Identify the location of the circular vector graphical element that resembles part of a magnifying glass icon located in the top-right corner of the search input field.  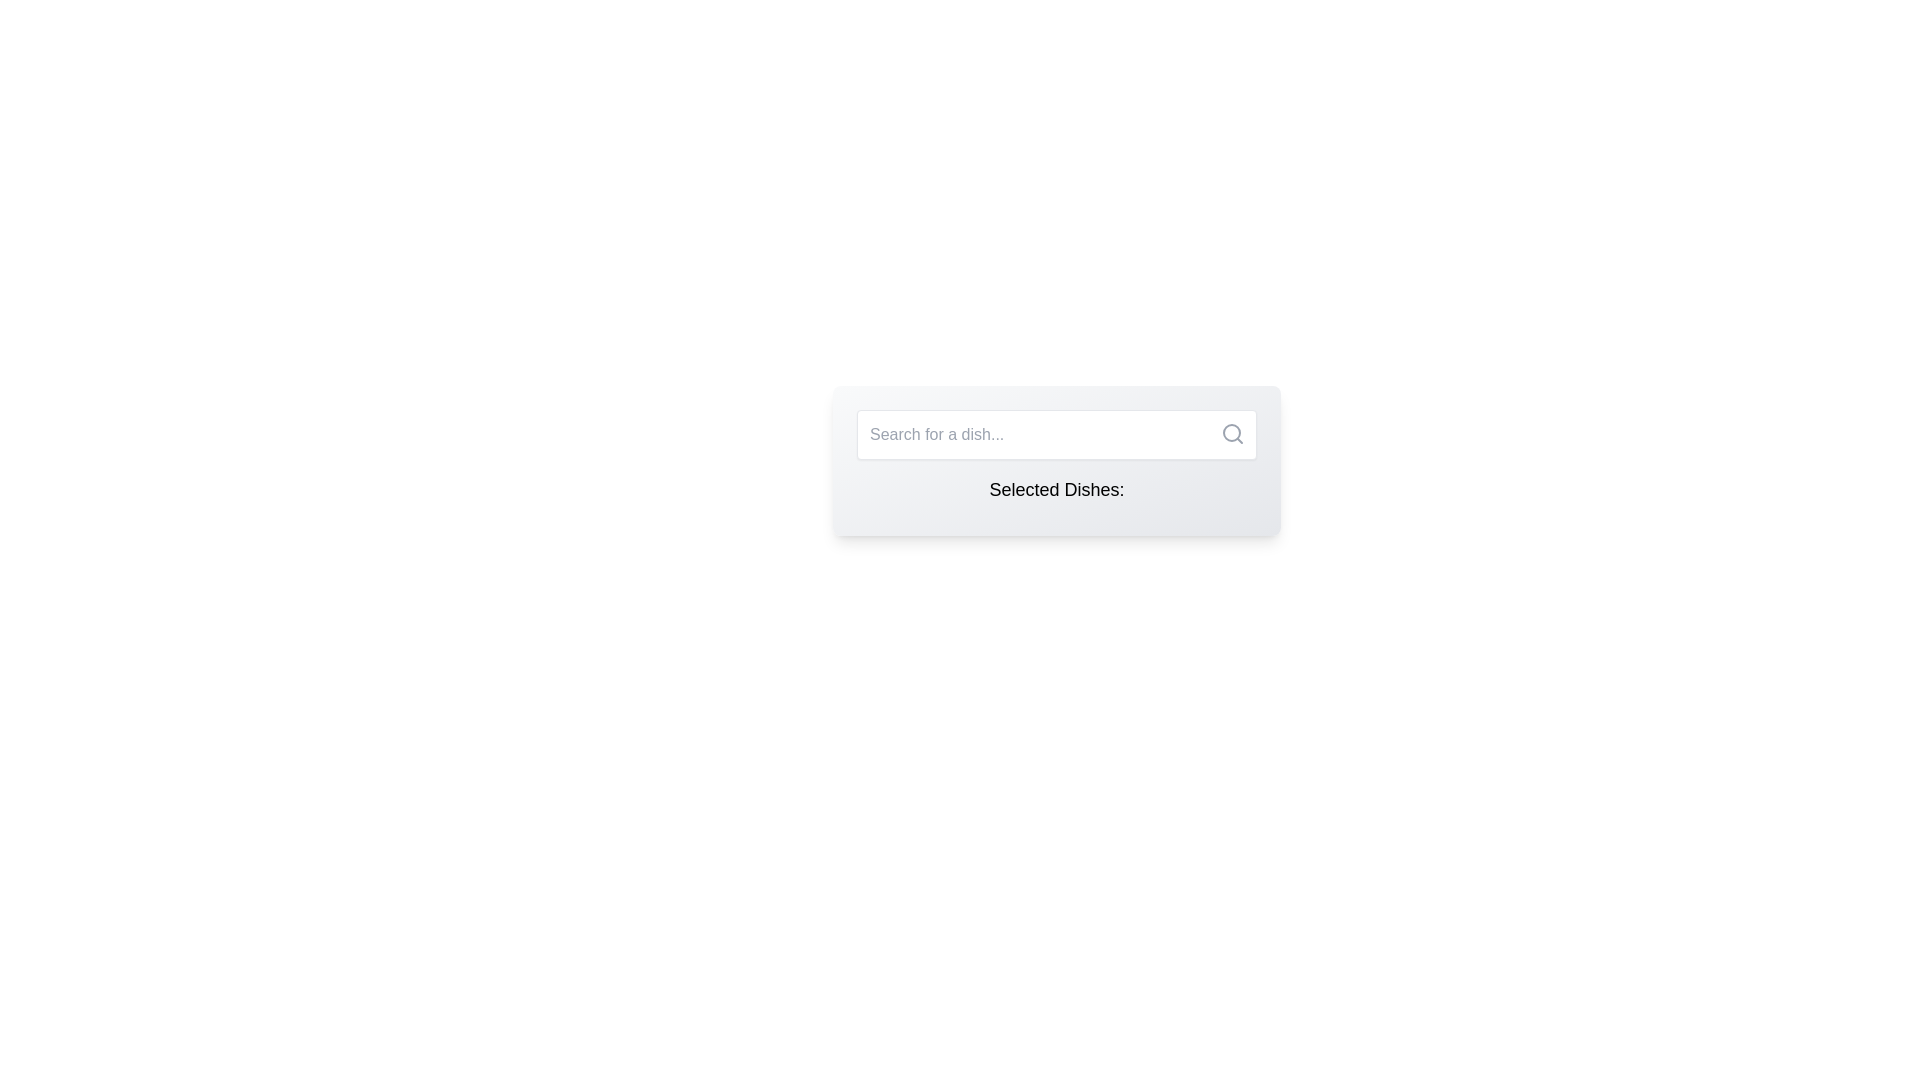
(1231, 431).